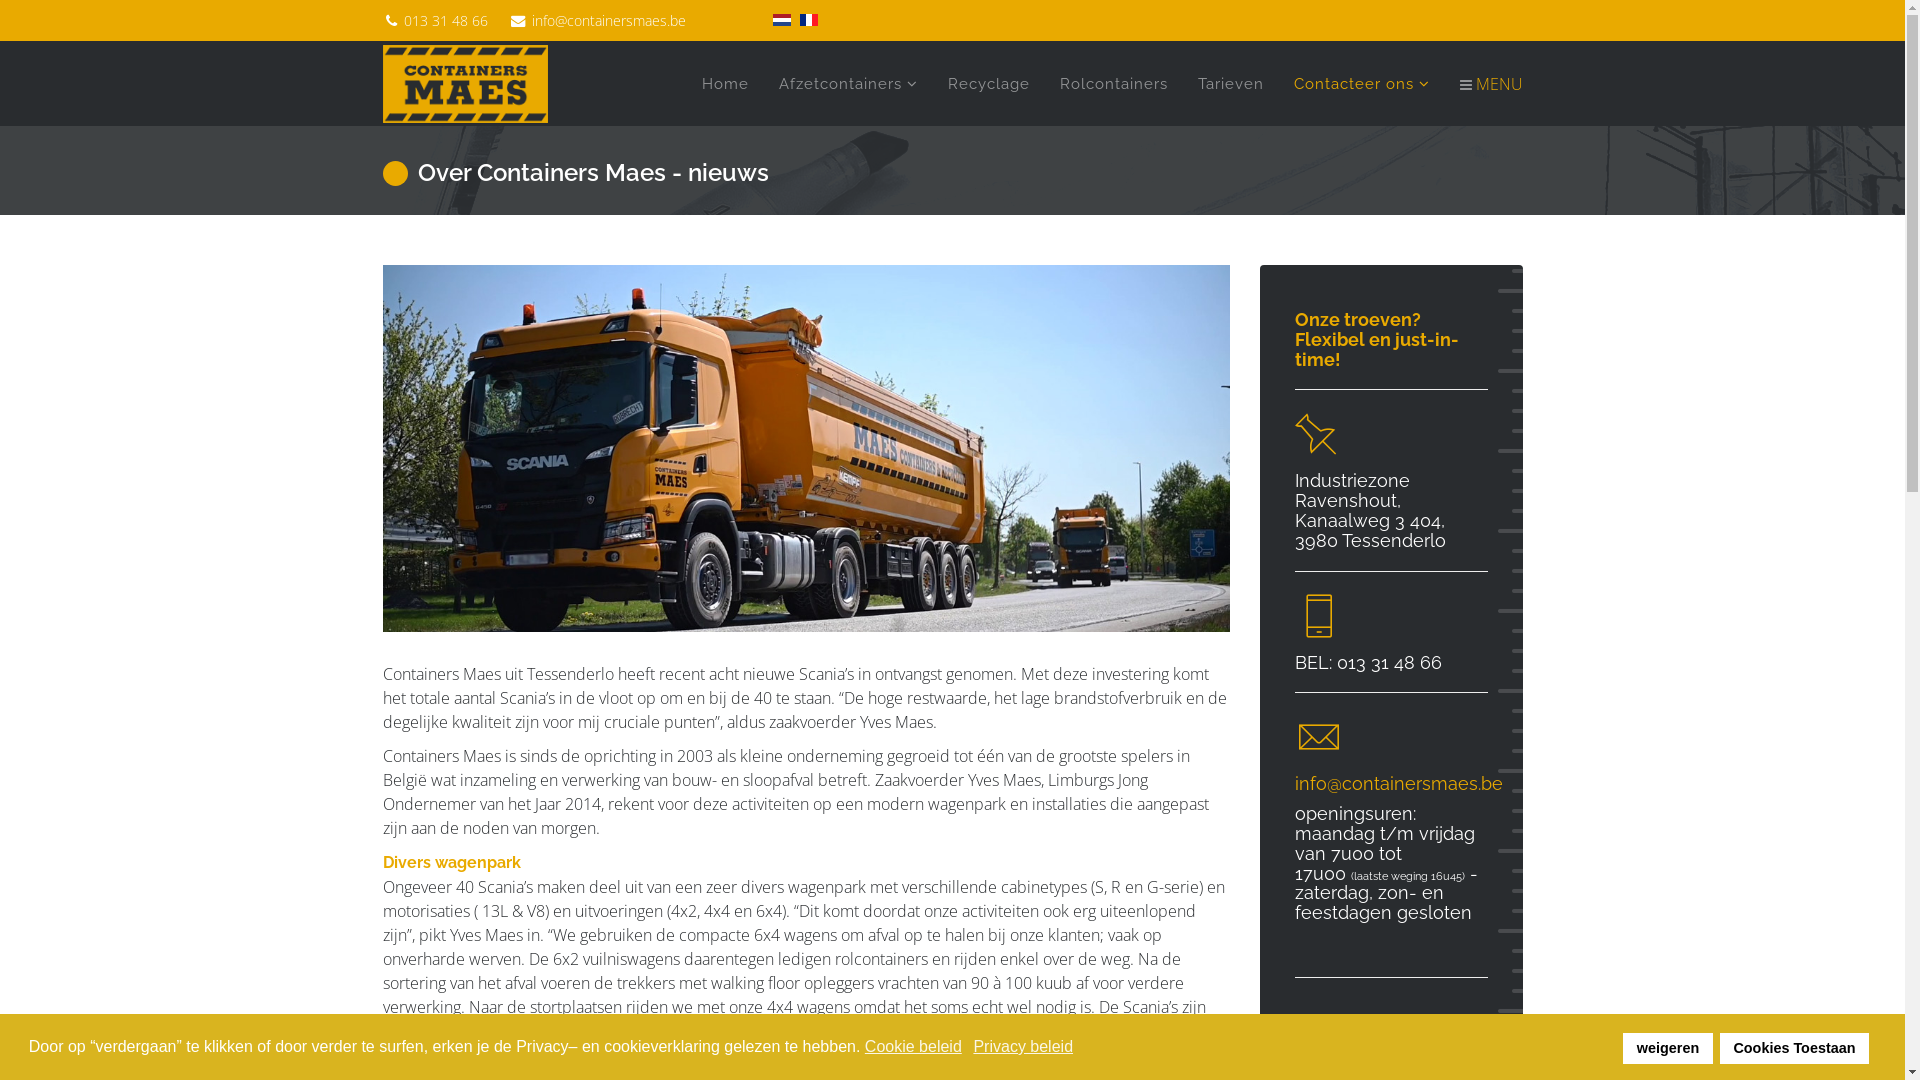 This screenshot has height=1080, width=1920. I want to click on 'Afzetcontainers', so click(848, 83).